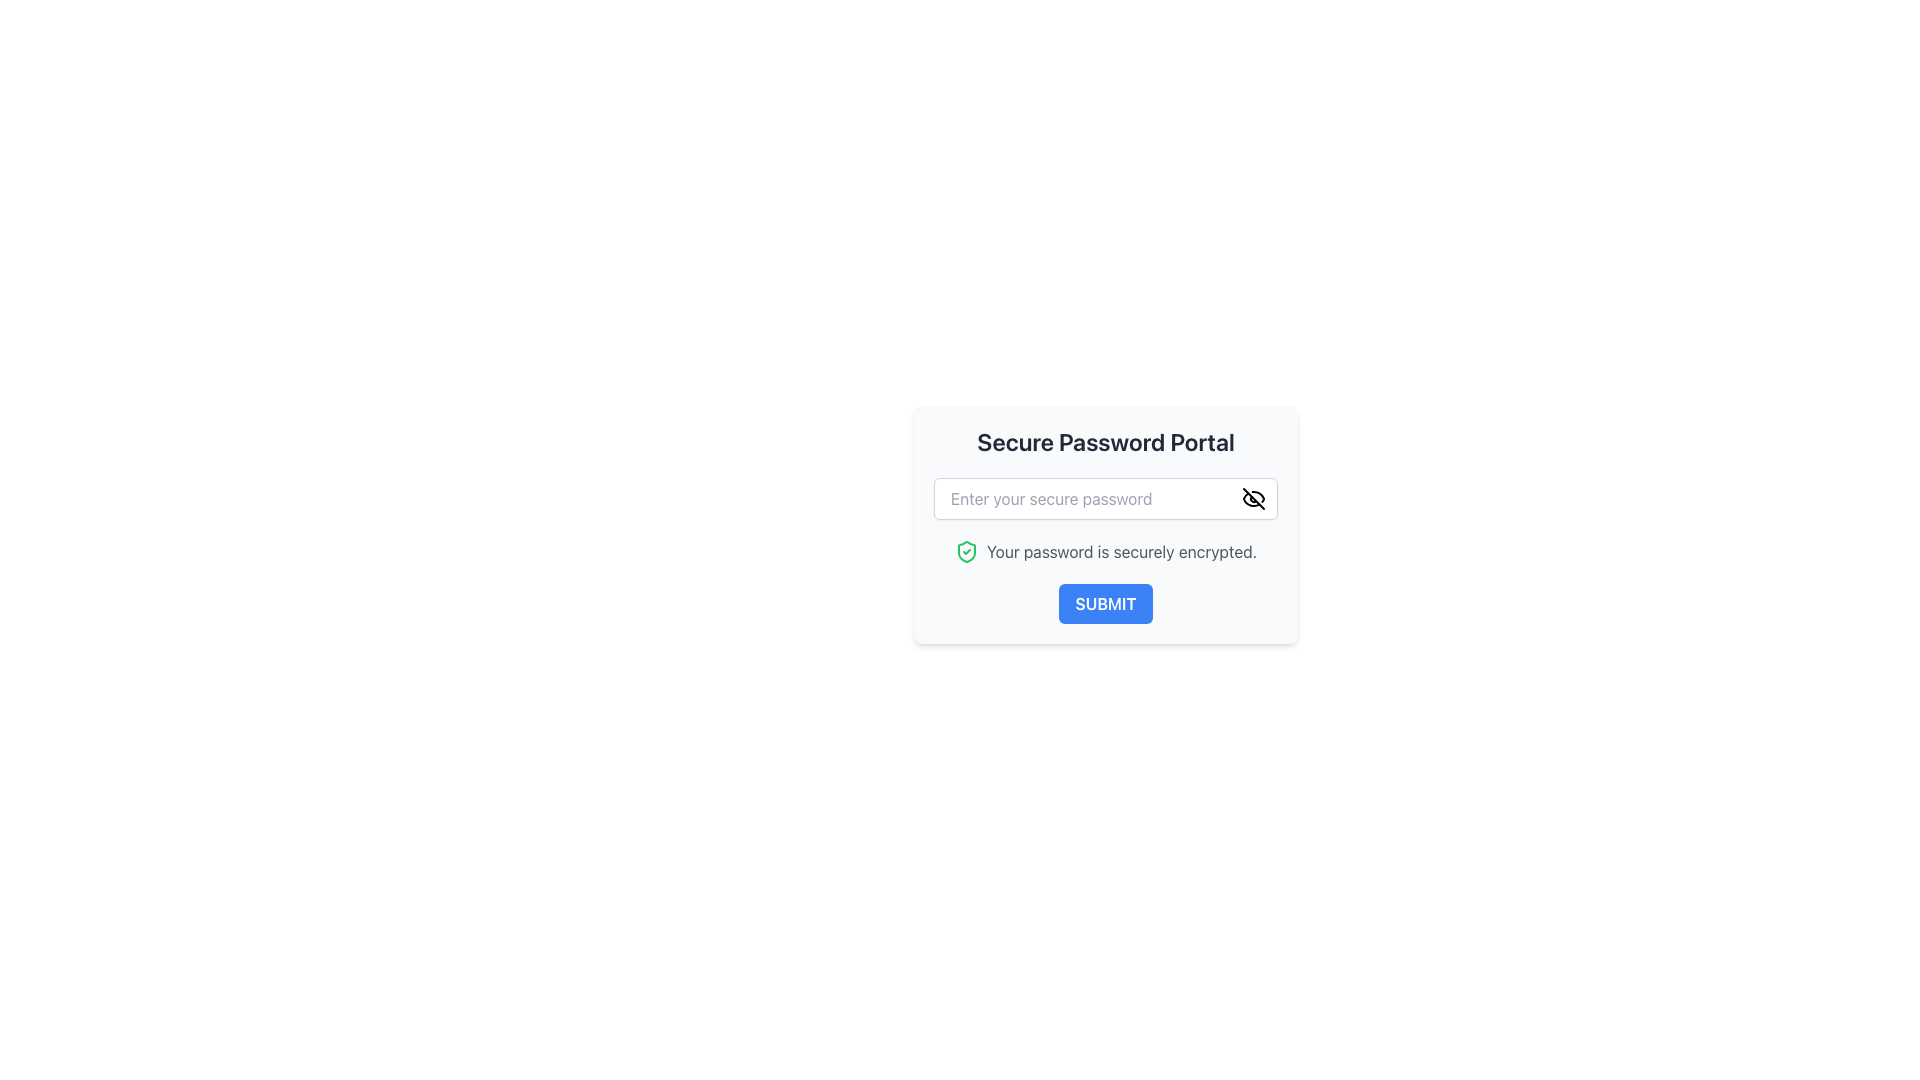 The height and width of the screenshot is (1080, 1920). Describe the element at coordinates (1252, 497) in the screenshot. I see `the Password visibility toggle icon located at the far-right edge of the 'Enter your secure password' input field` at that location.